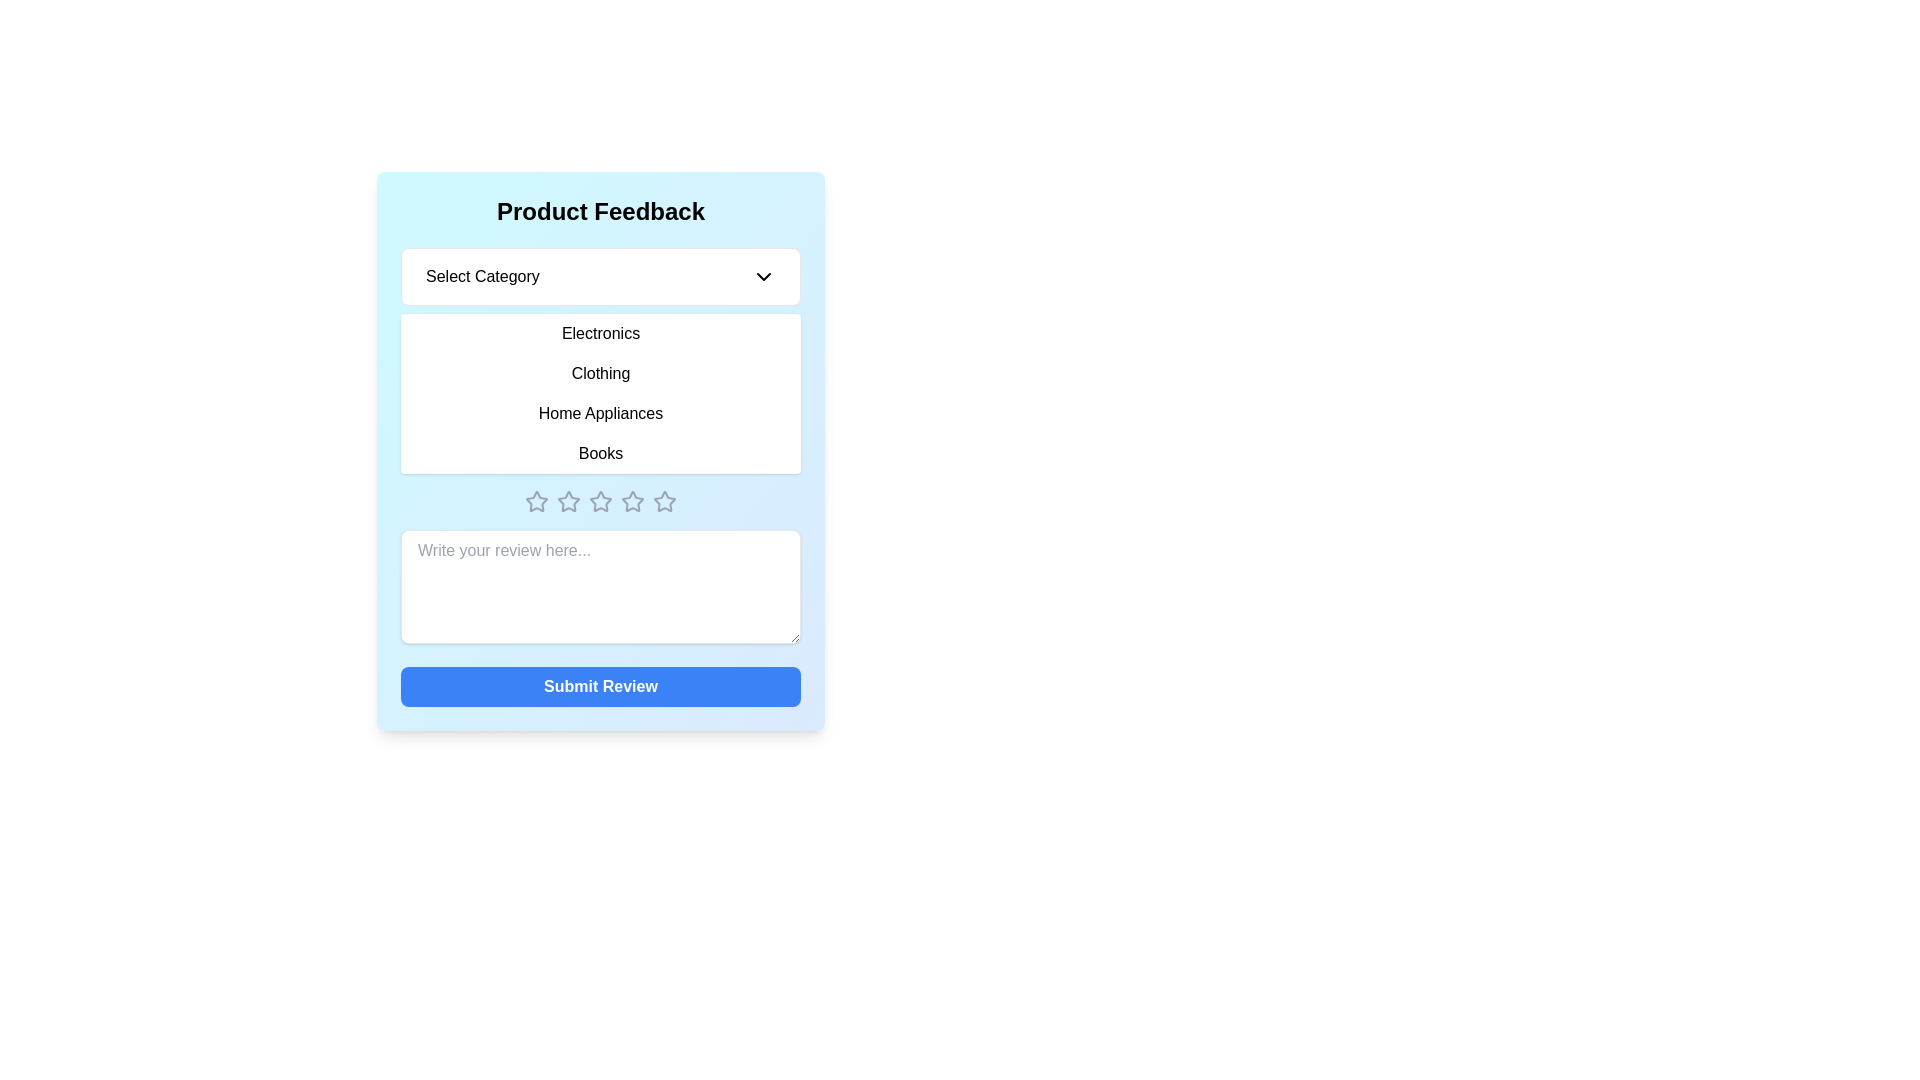  Describe the element at coordinates (568, 500) in the screenshot. I see `the second star icon in the star rating system, which is part of a horizontal arrangement of five identical stars located below a dropdown menu and above a text input field` at that location.